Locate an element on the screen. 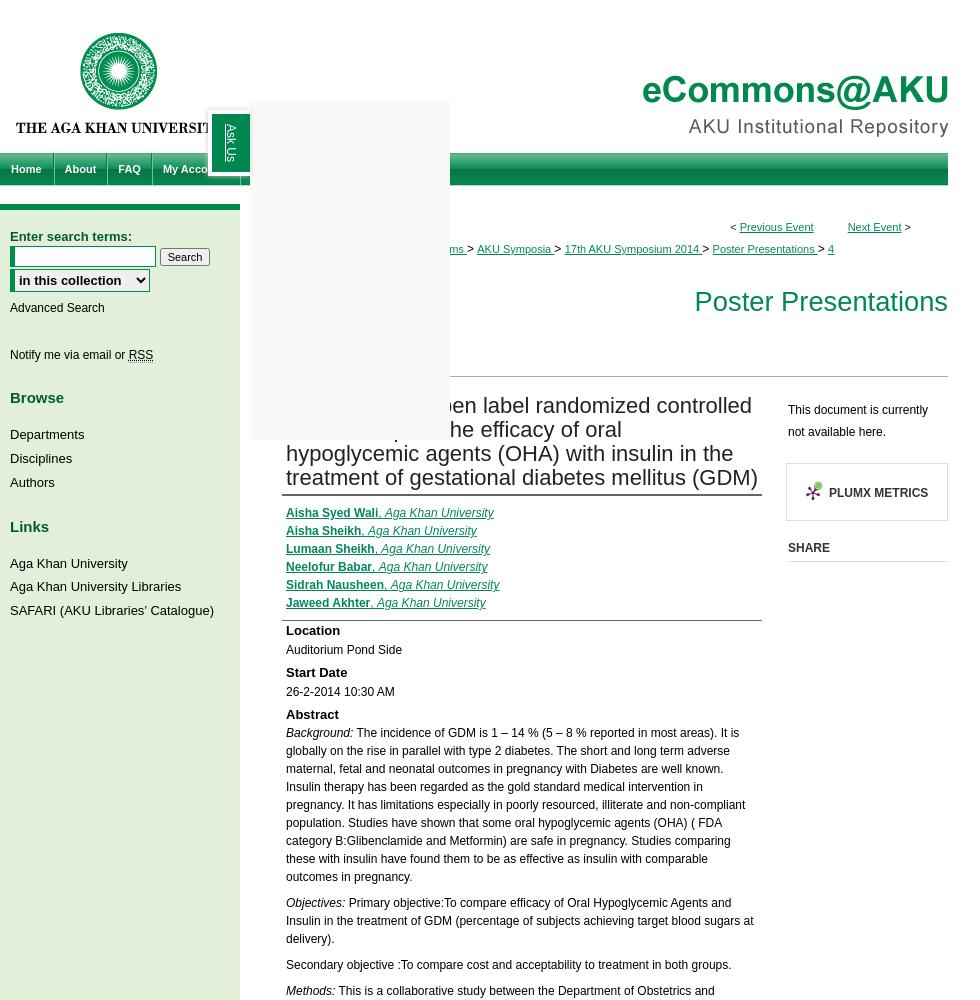 The width and height of the screenshot is (980, 1000). 'Secondary objective :To compare cost and acceptability to treatment in both groups.' is located at coordinates (508, 964).